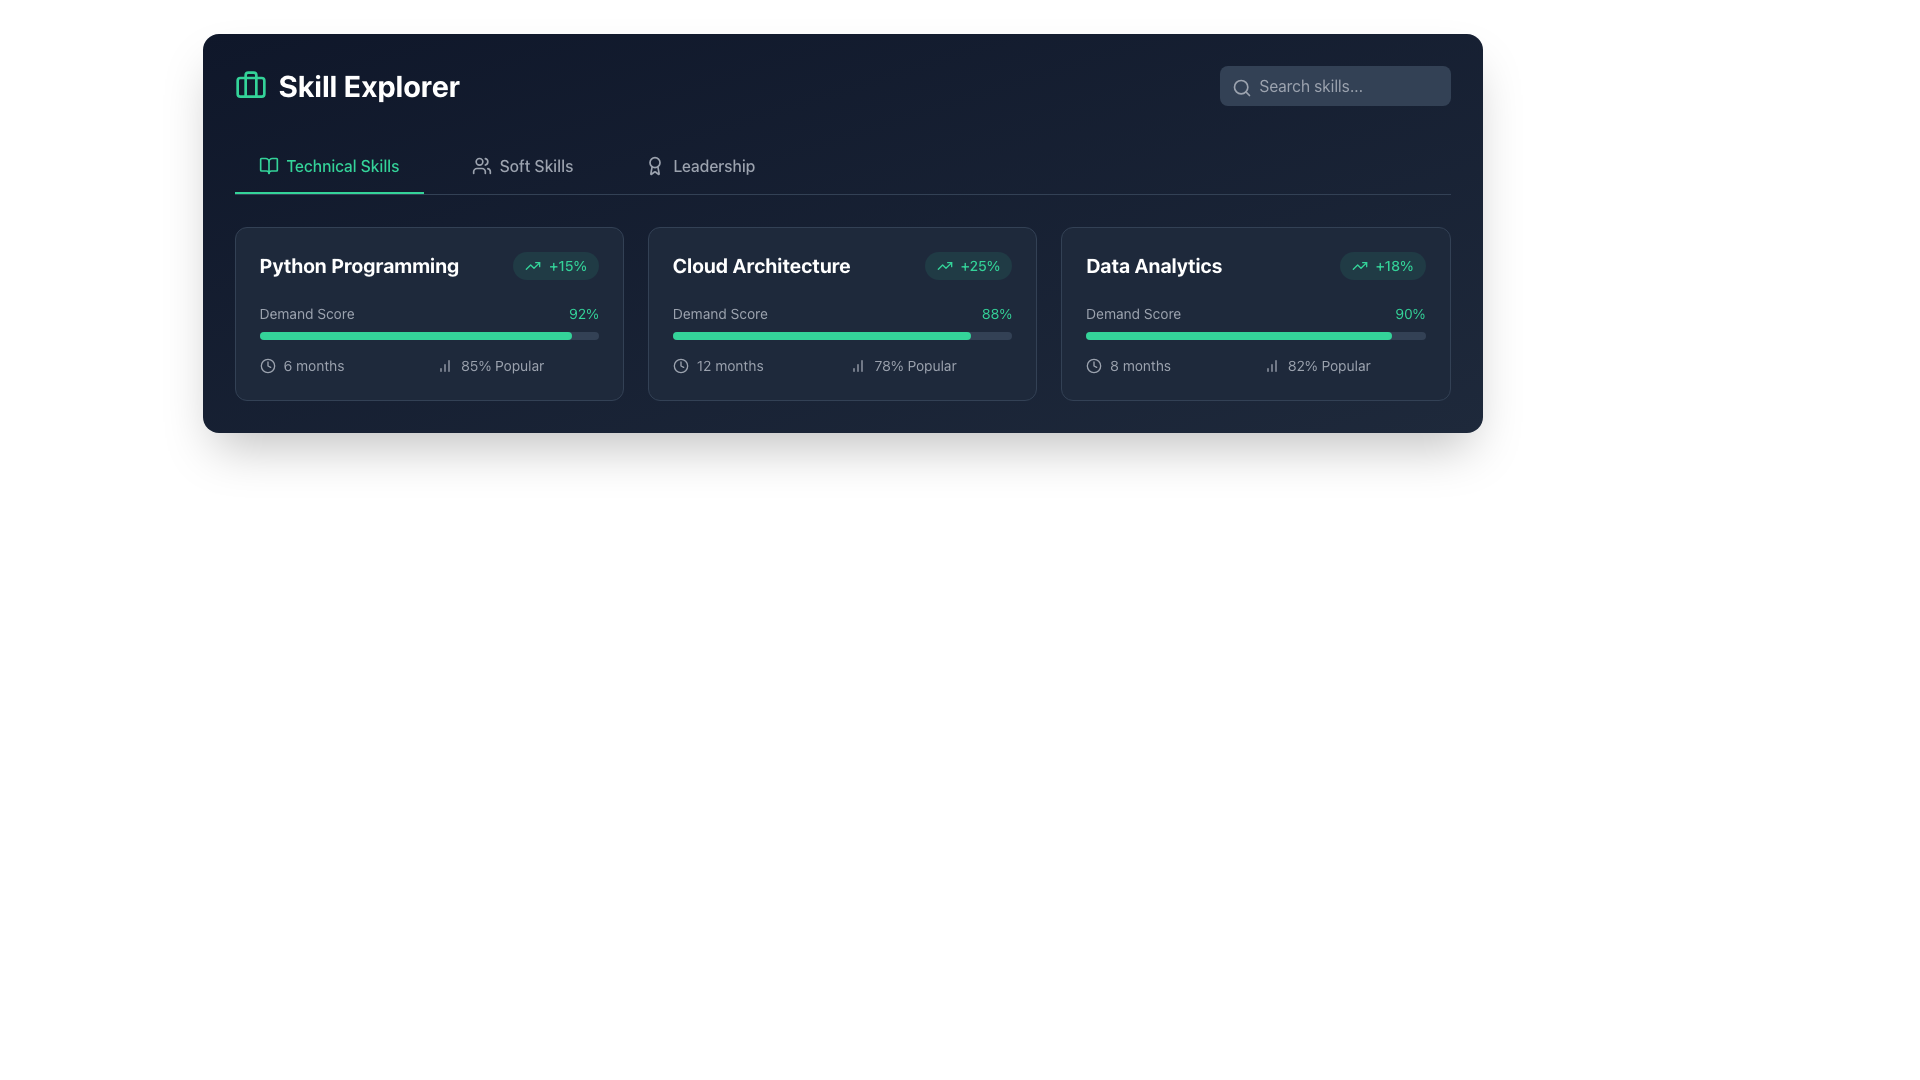 Image resolution: width=1920 pixels, height=1080 pixels. Describe the element at coordinates (329, 192) in the screenshot. I see `the thin emerald green decorative bar located at the bottom of the 'Technical Skills' tab in the top navigation bar` at that location.